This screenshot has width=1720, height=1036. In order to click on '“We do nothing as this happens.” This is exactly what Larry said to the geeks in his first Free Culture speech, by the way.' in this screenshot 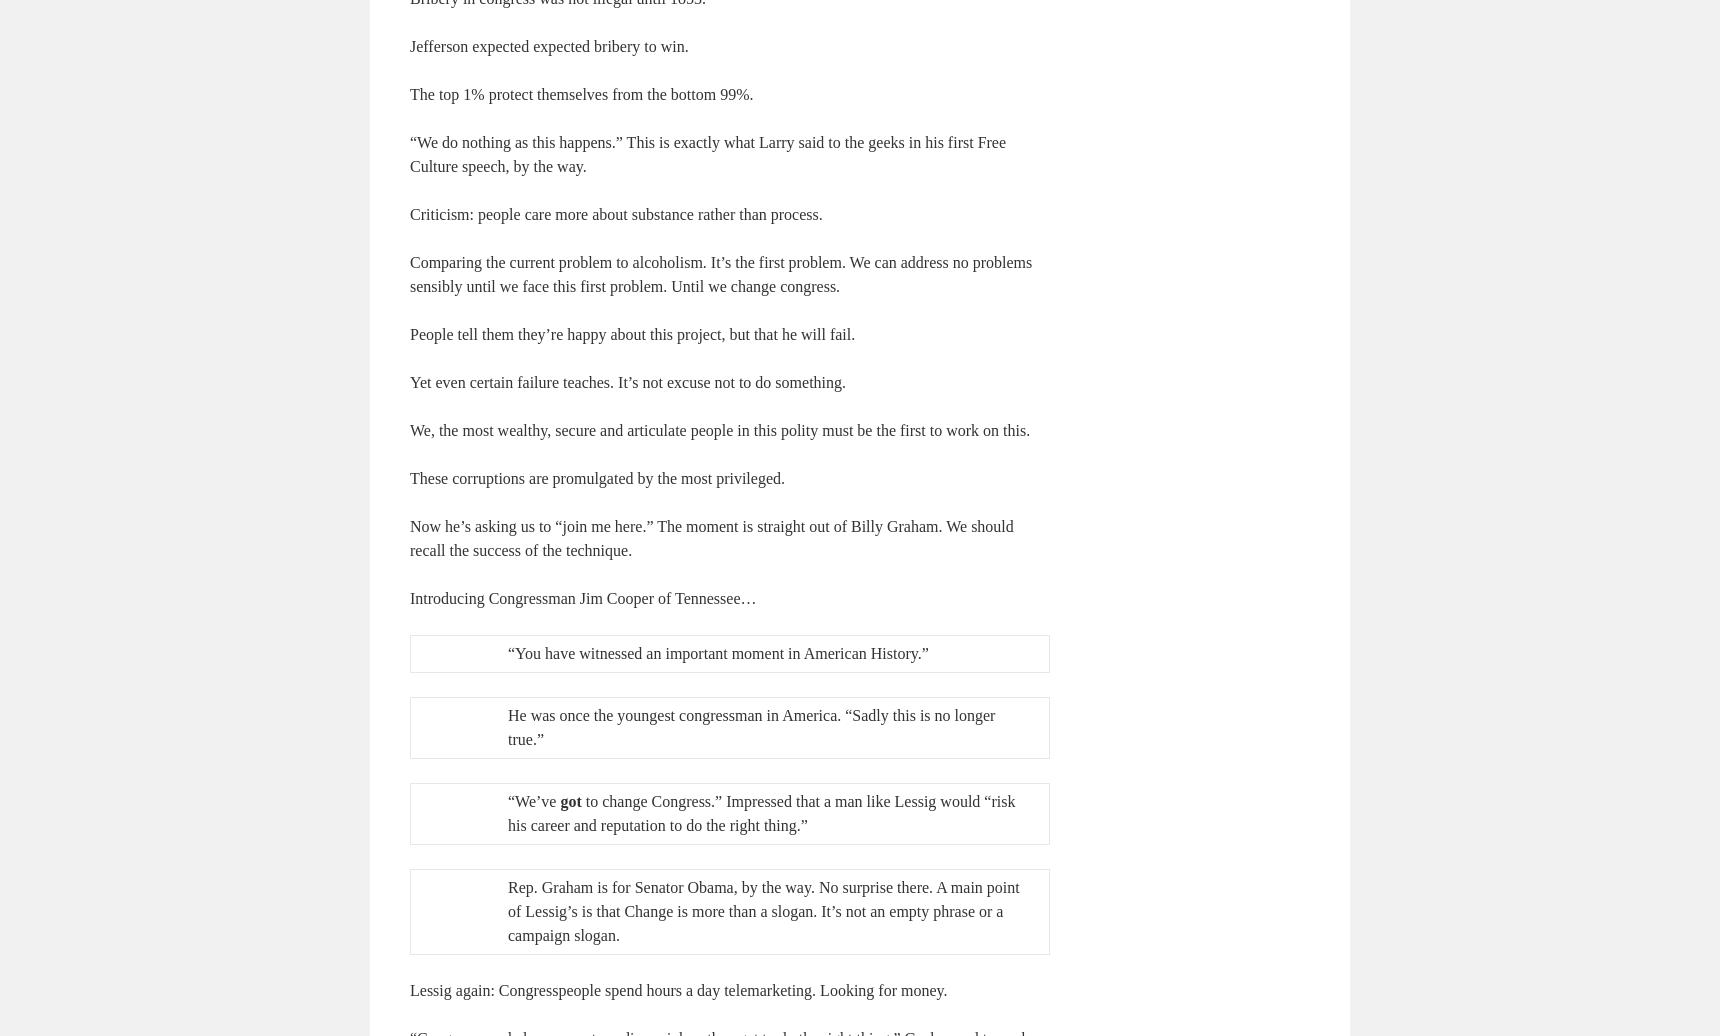, I will do `click(410, 153)`.